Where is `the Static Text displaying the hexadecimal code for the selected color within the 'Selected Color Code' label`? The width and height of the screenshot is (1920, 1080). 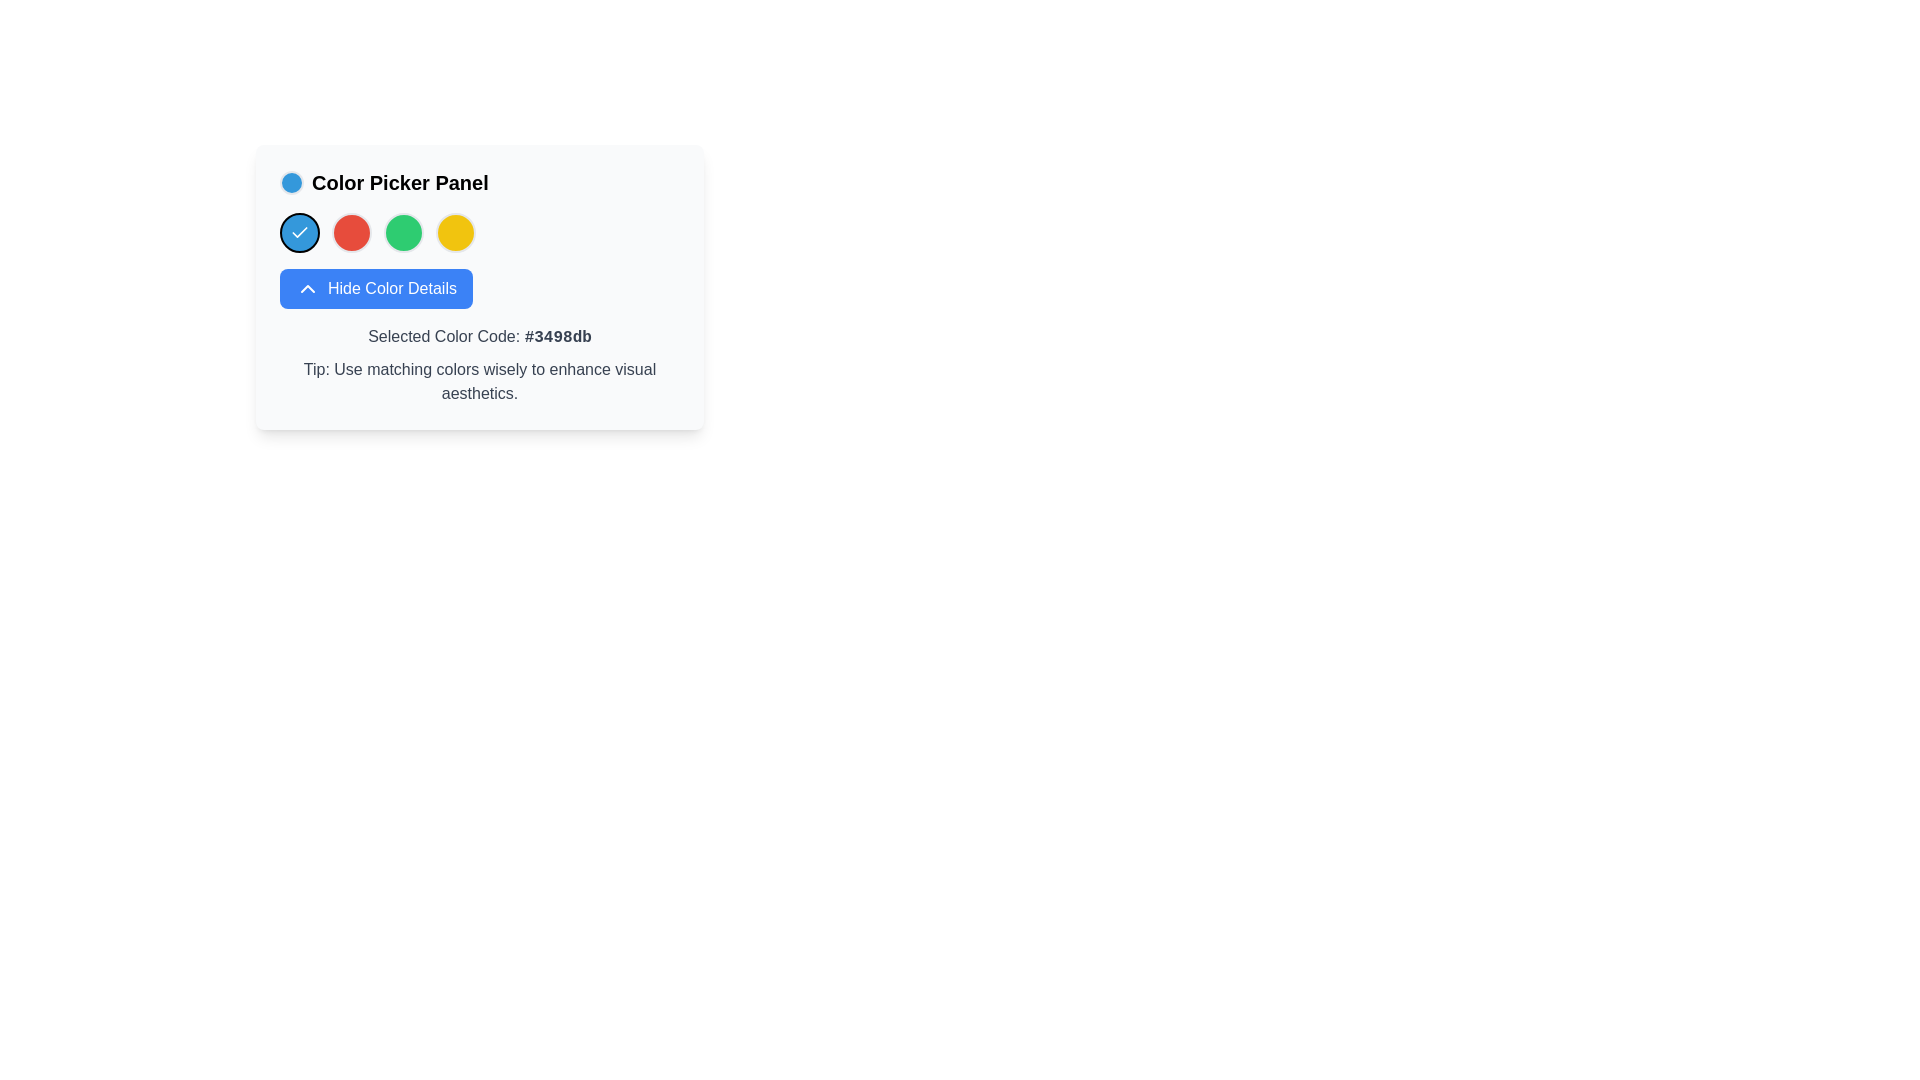 the Static Text displaying the hexadecimal code for the selected color within the 'Selected Color Code' label is located at coordinates (558, 337).